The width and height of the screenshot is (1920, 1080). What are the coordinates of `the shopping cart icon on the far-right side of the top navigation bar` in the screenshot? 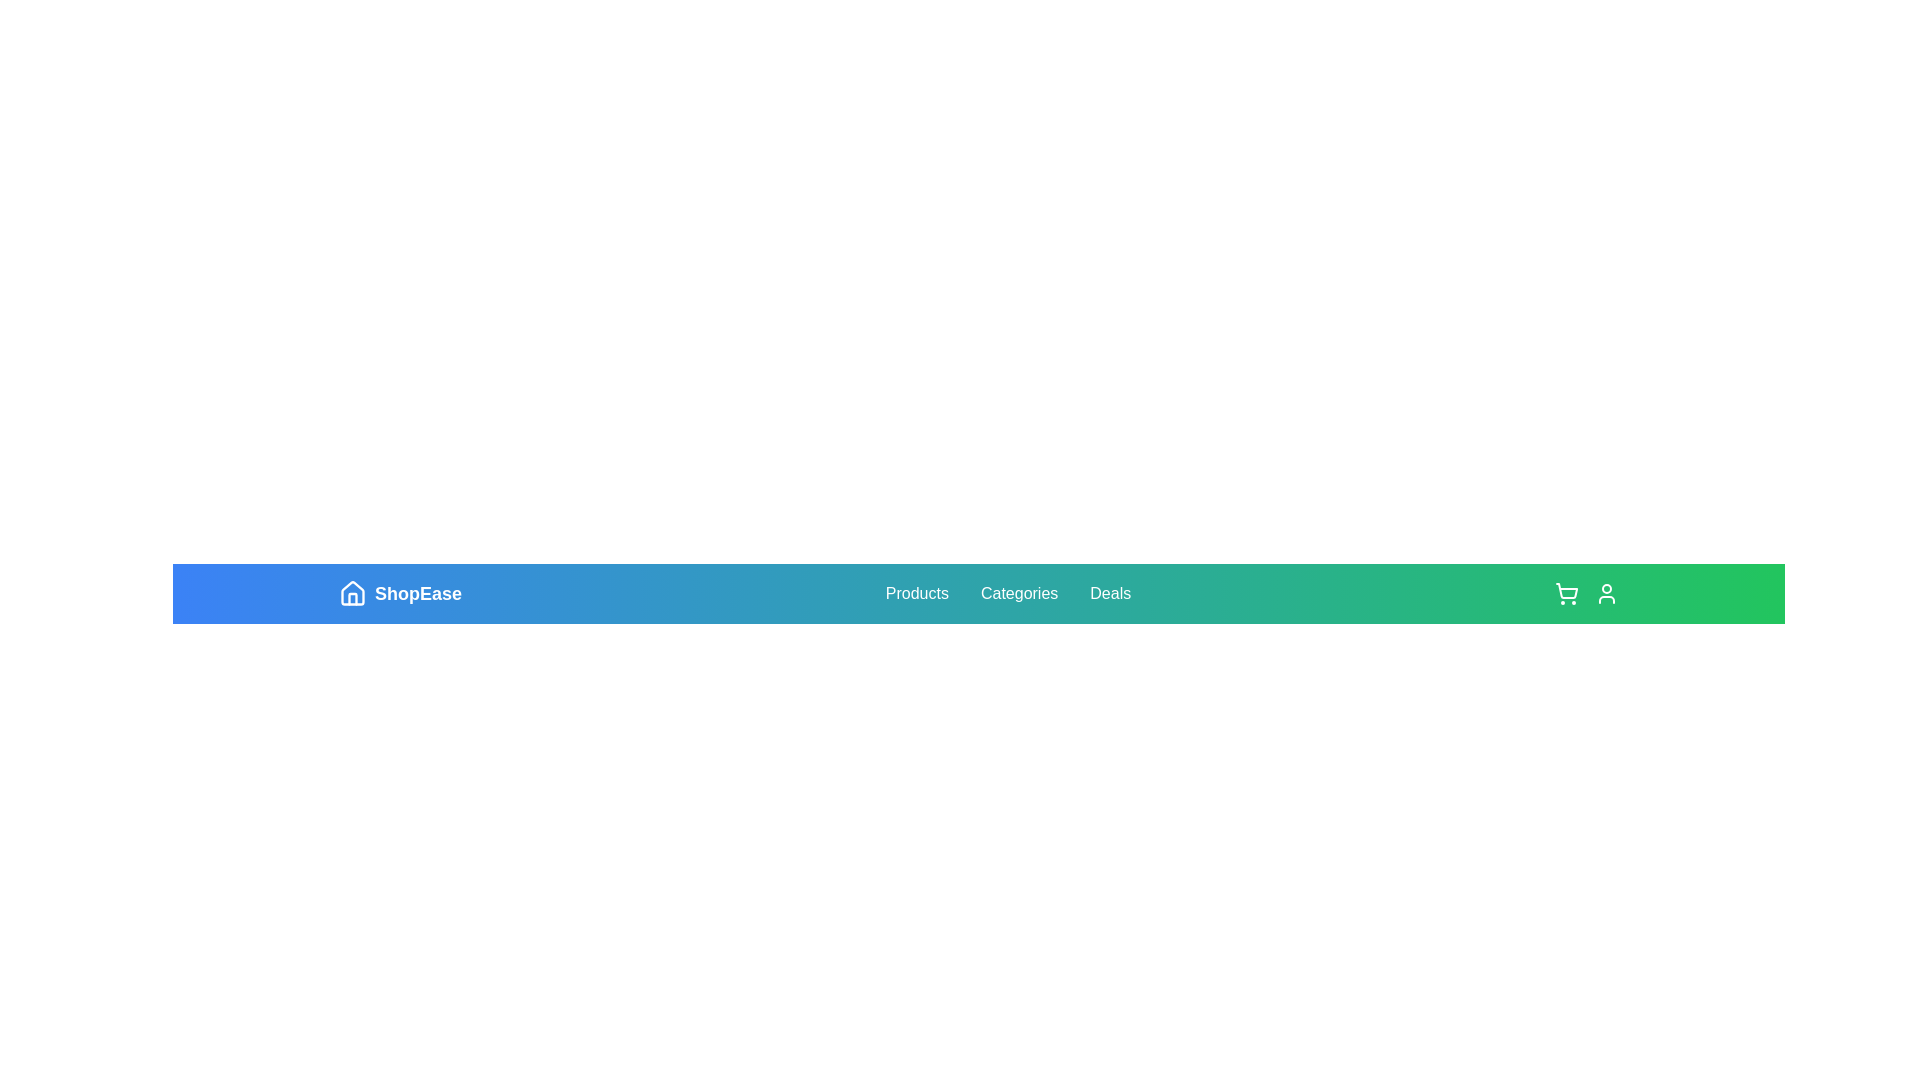 It's located at (1565, 593).